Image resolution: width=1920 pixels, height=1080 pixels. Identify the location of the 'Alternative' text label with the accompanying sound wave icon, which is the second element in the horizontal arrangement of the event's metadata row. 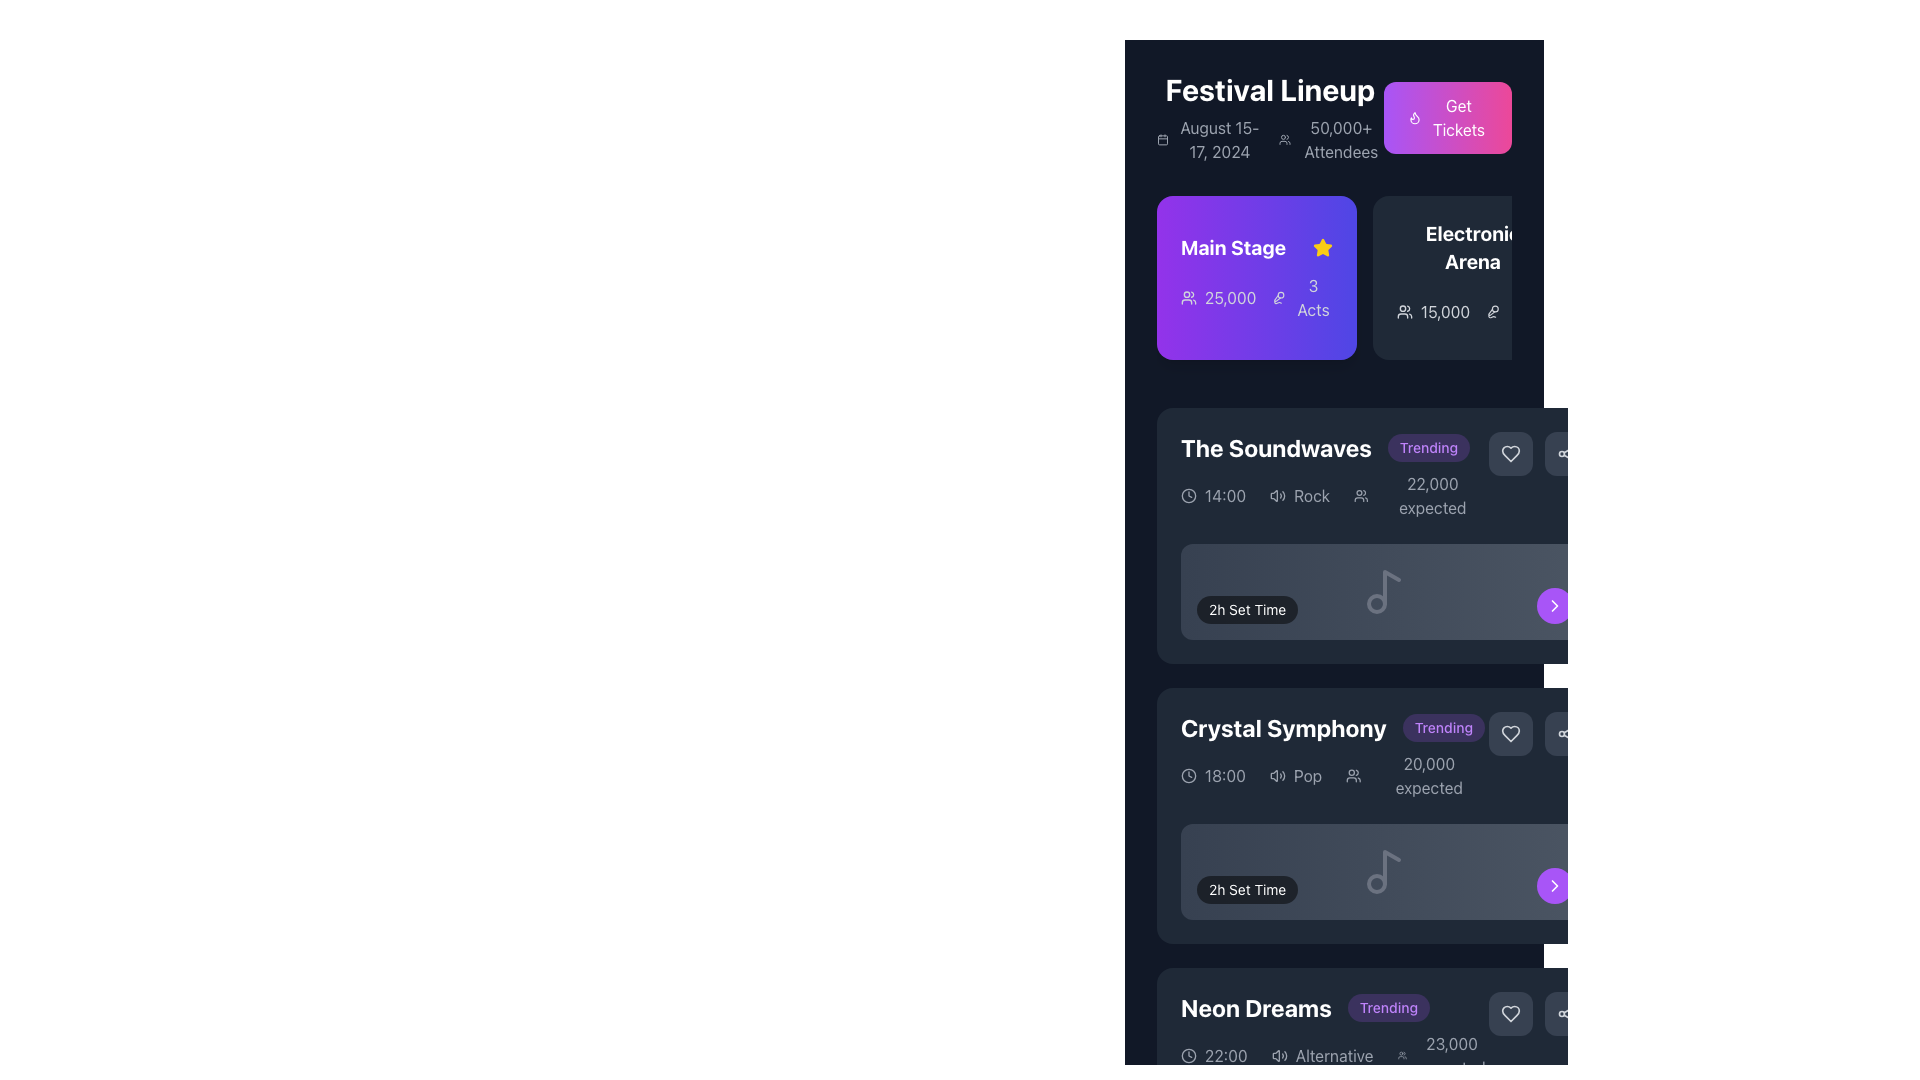
(1322, 1055).